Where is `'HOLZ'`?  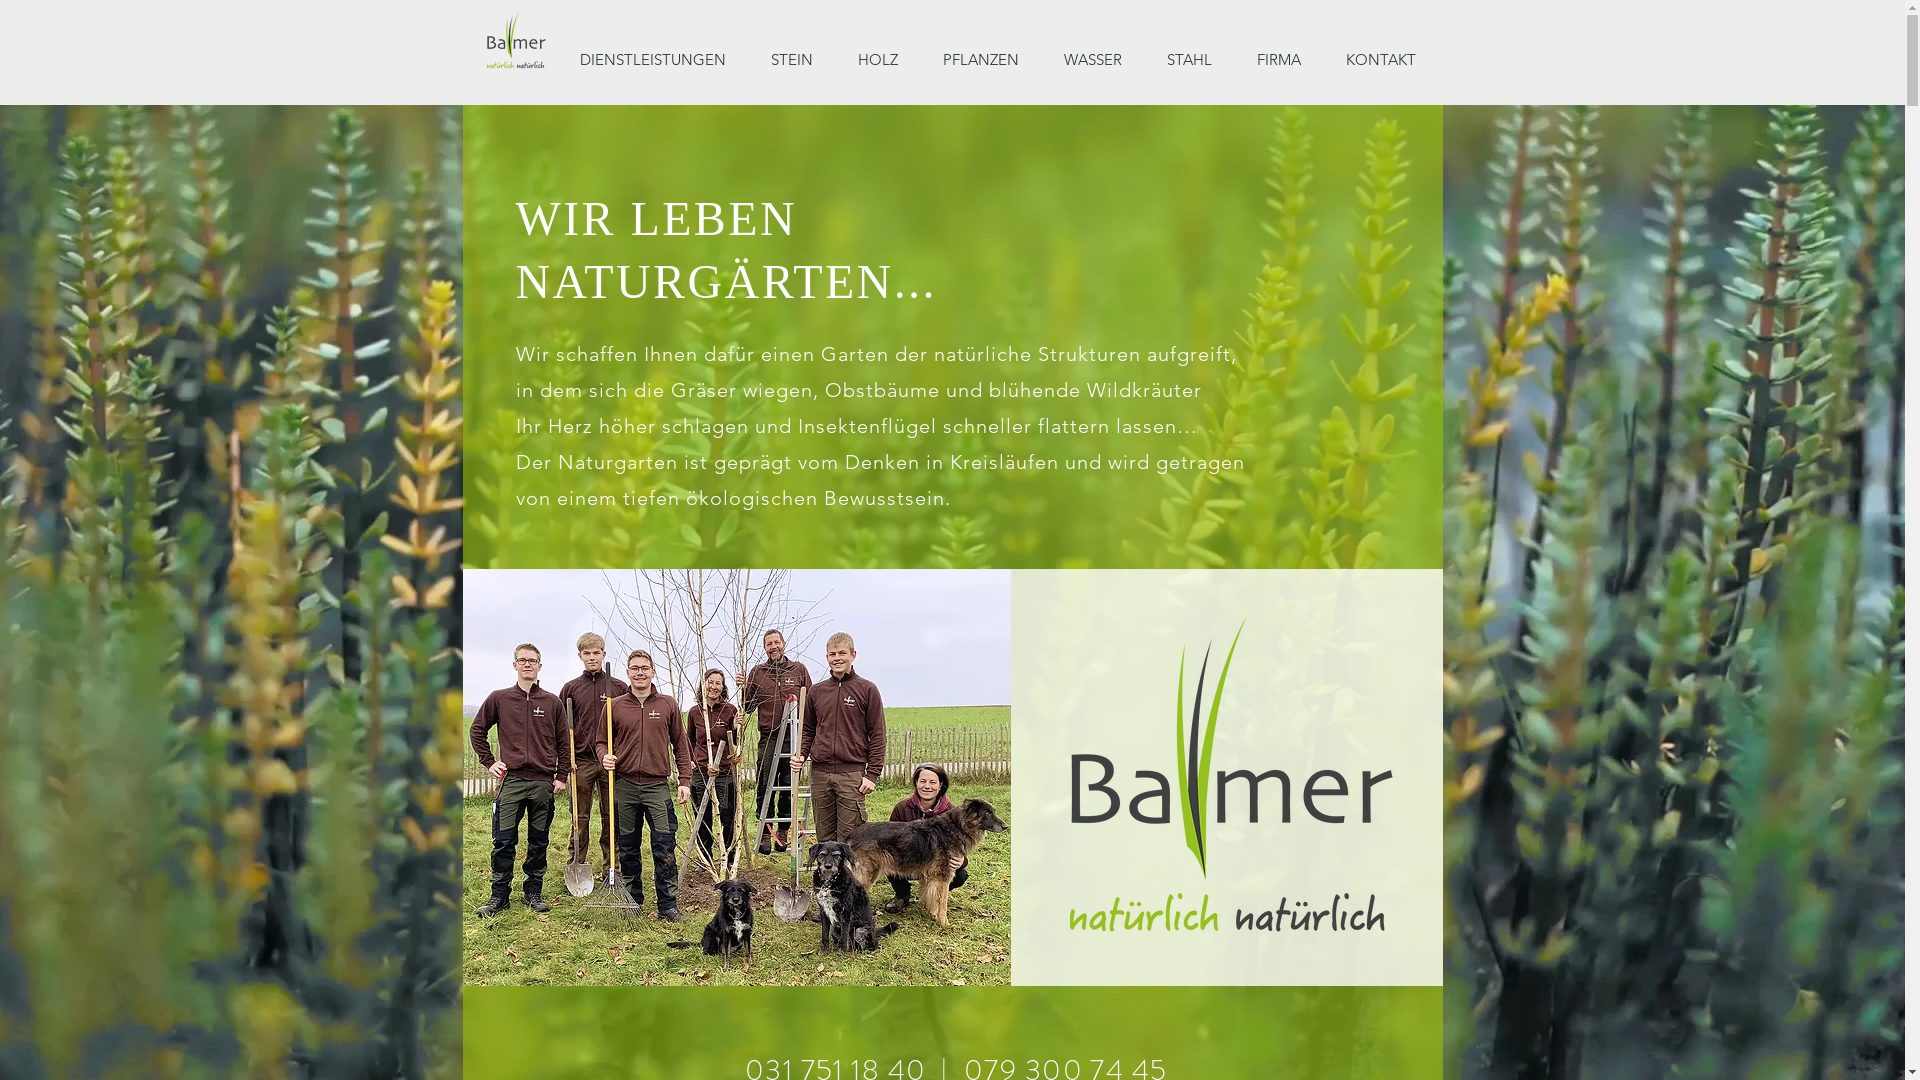
'HOLZ' is located at coordinates (883, 59).